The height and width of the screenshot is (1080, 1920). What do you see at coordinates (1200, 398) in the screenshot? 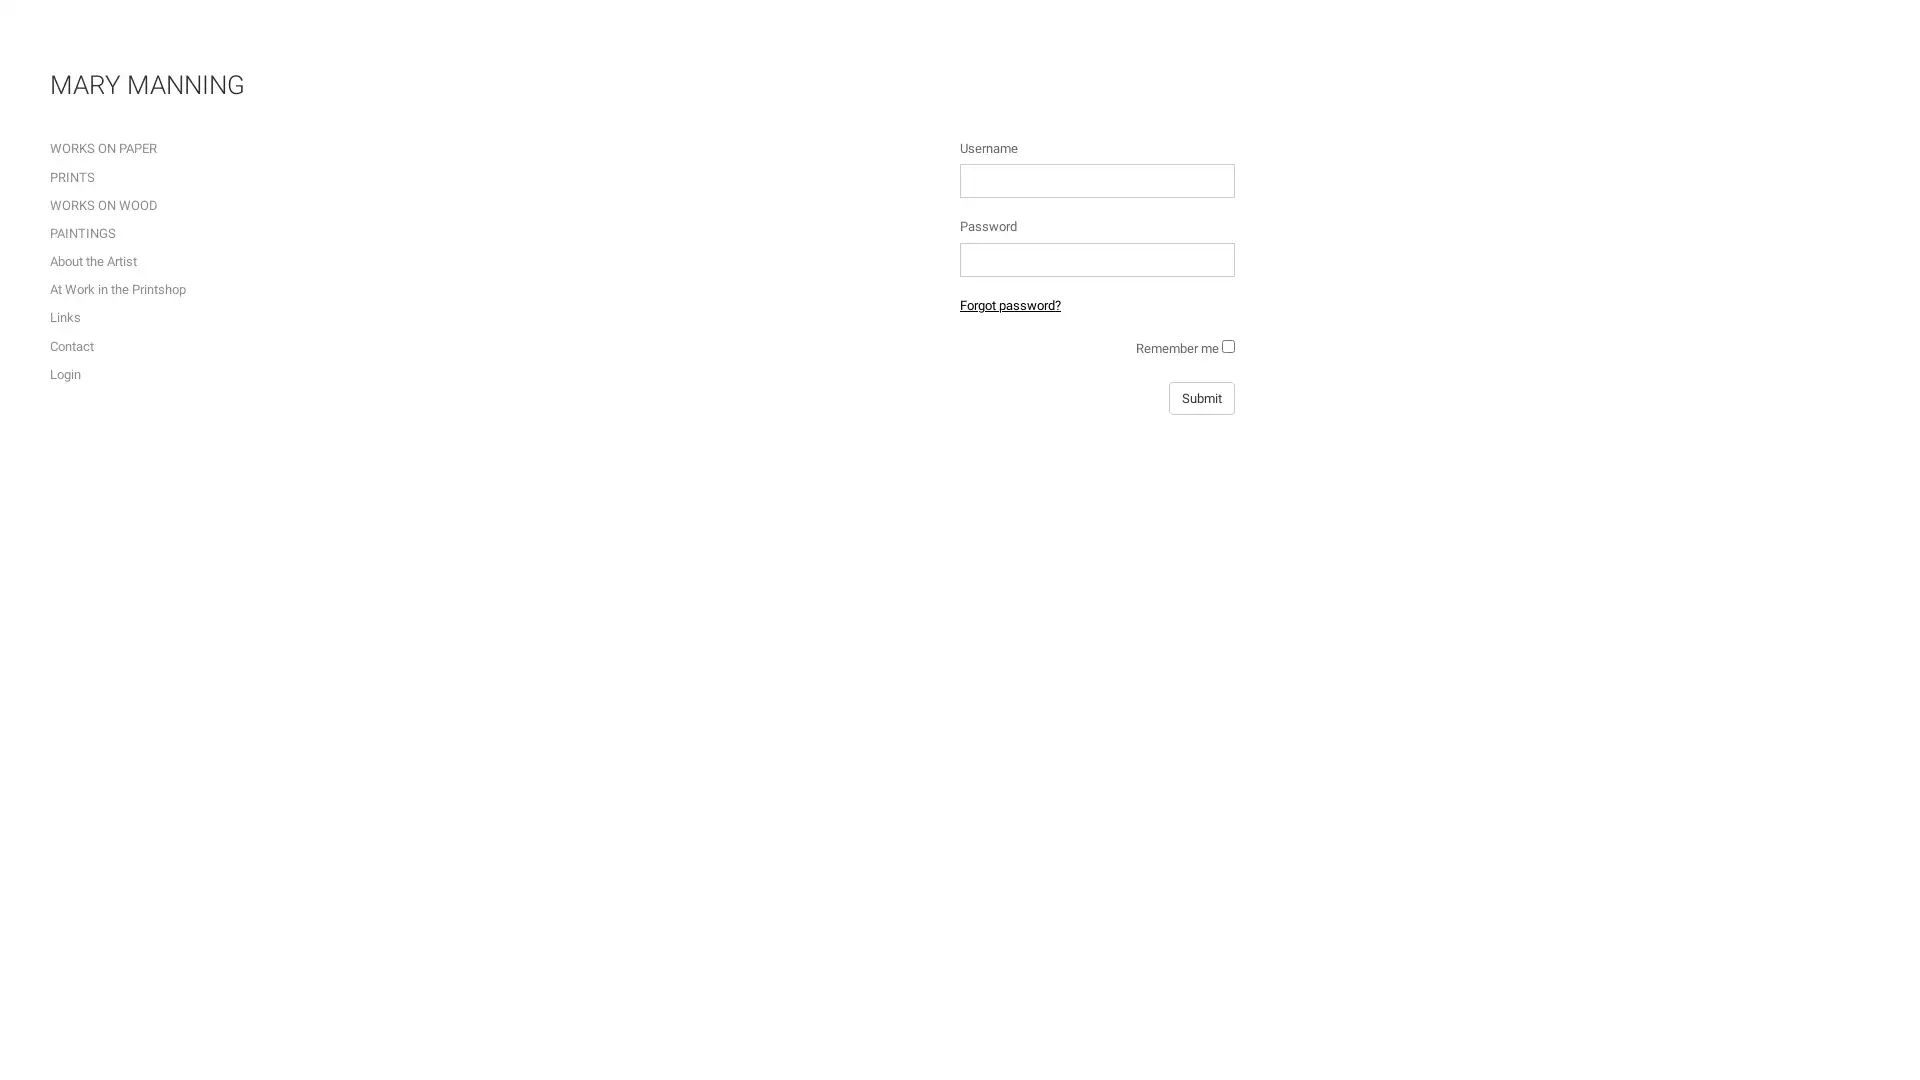
I see `Submit` at bounding box center [1200, 398].